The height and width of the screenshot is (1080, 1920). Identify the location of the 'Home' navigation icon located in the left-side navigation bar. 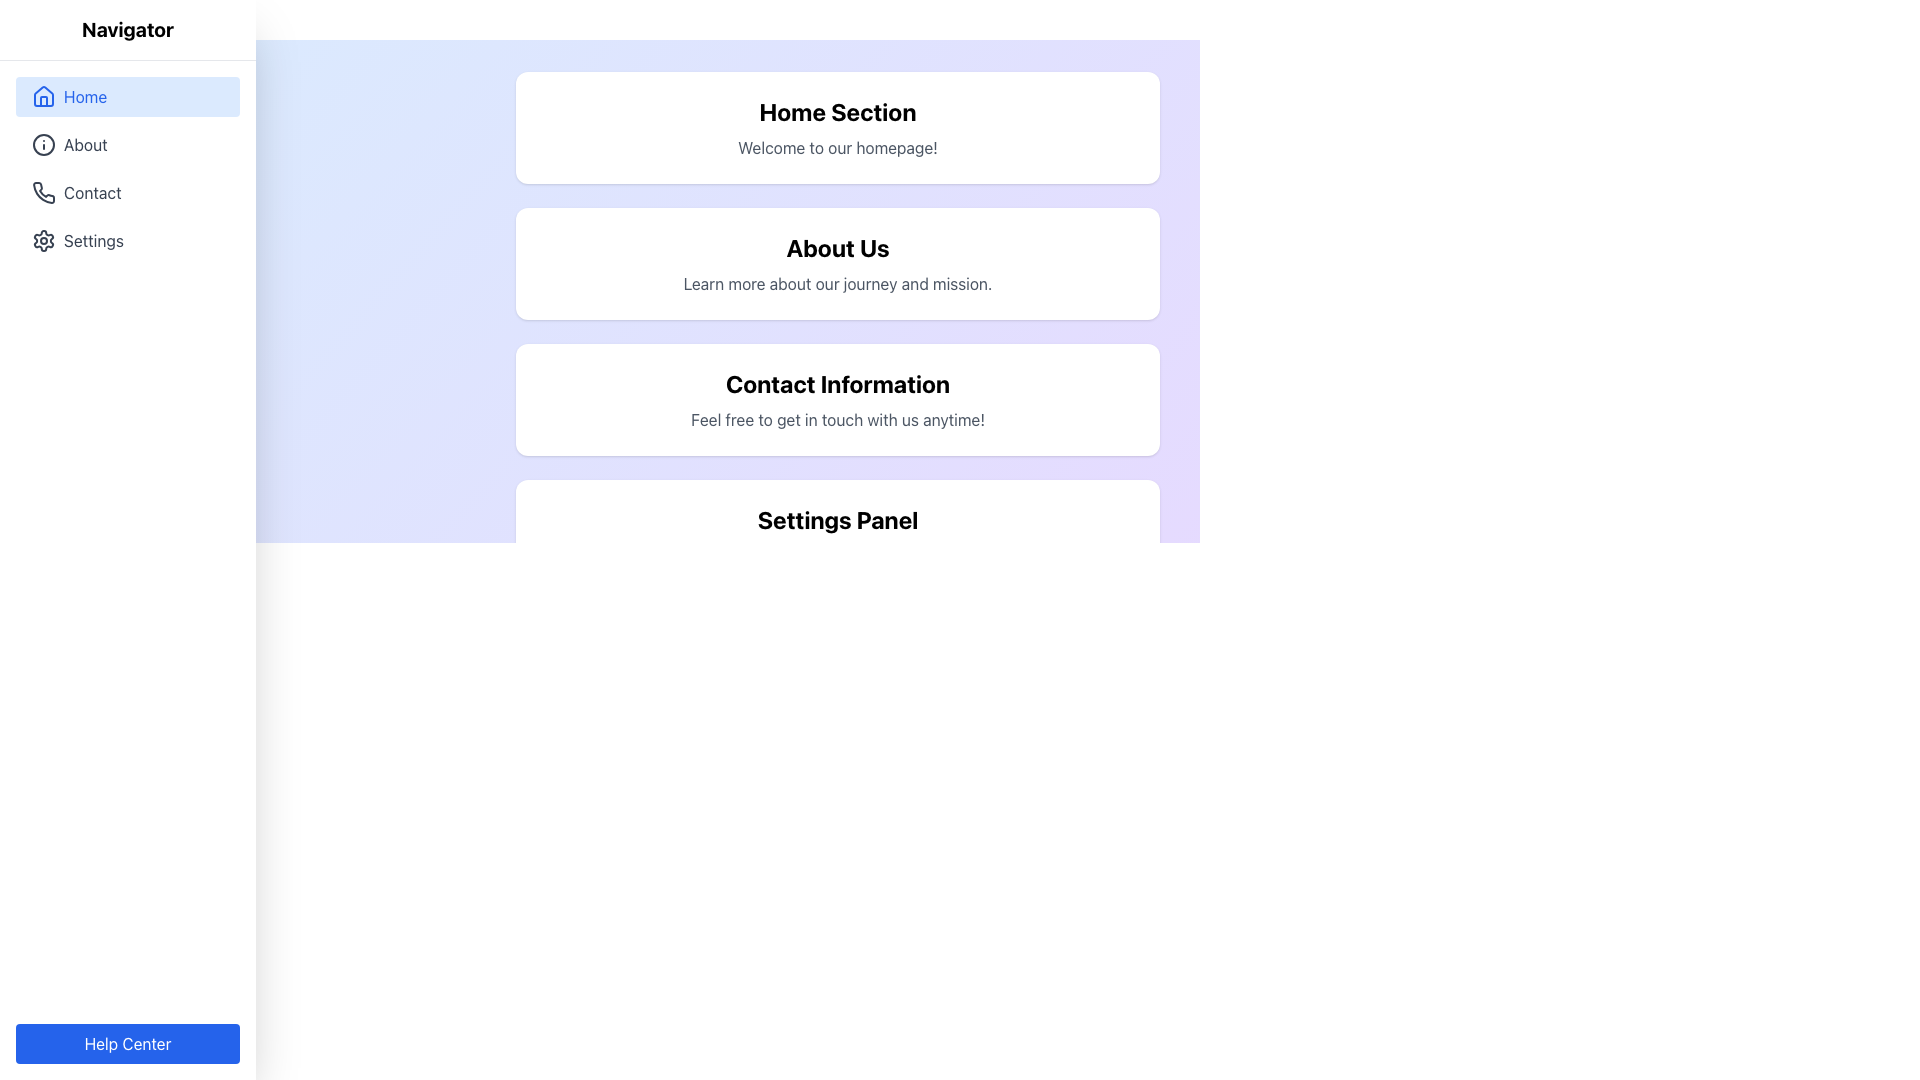
(43, 96).